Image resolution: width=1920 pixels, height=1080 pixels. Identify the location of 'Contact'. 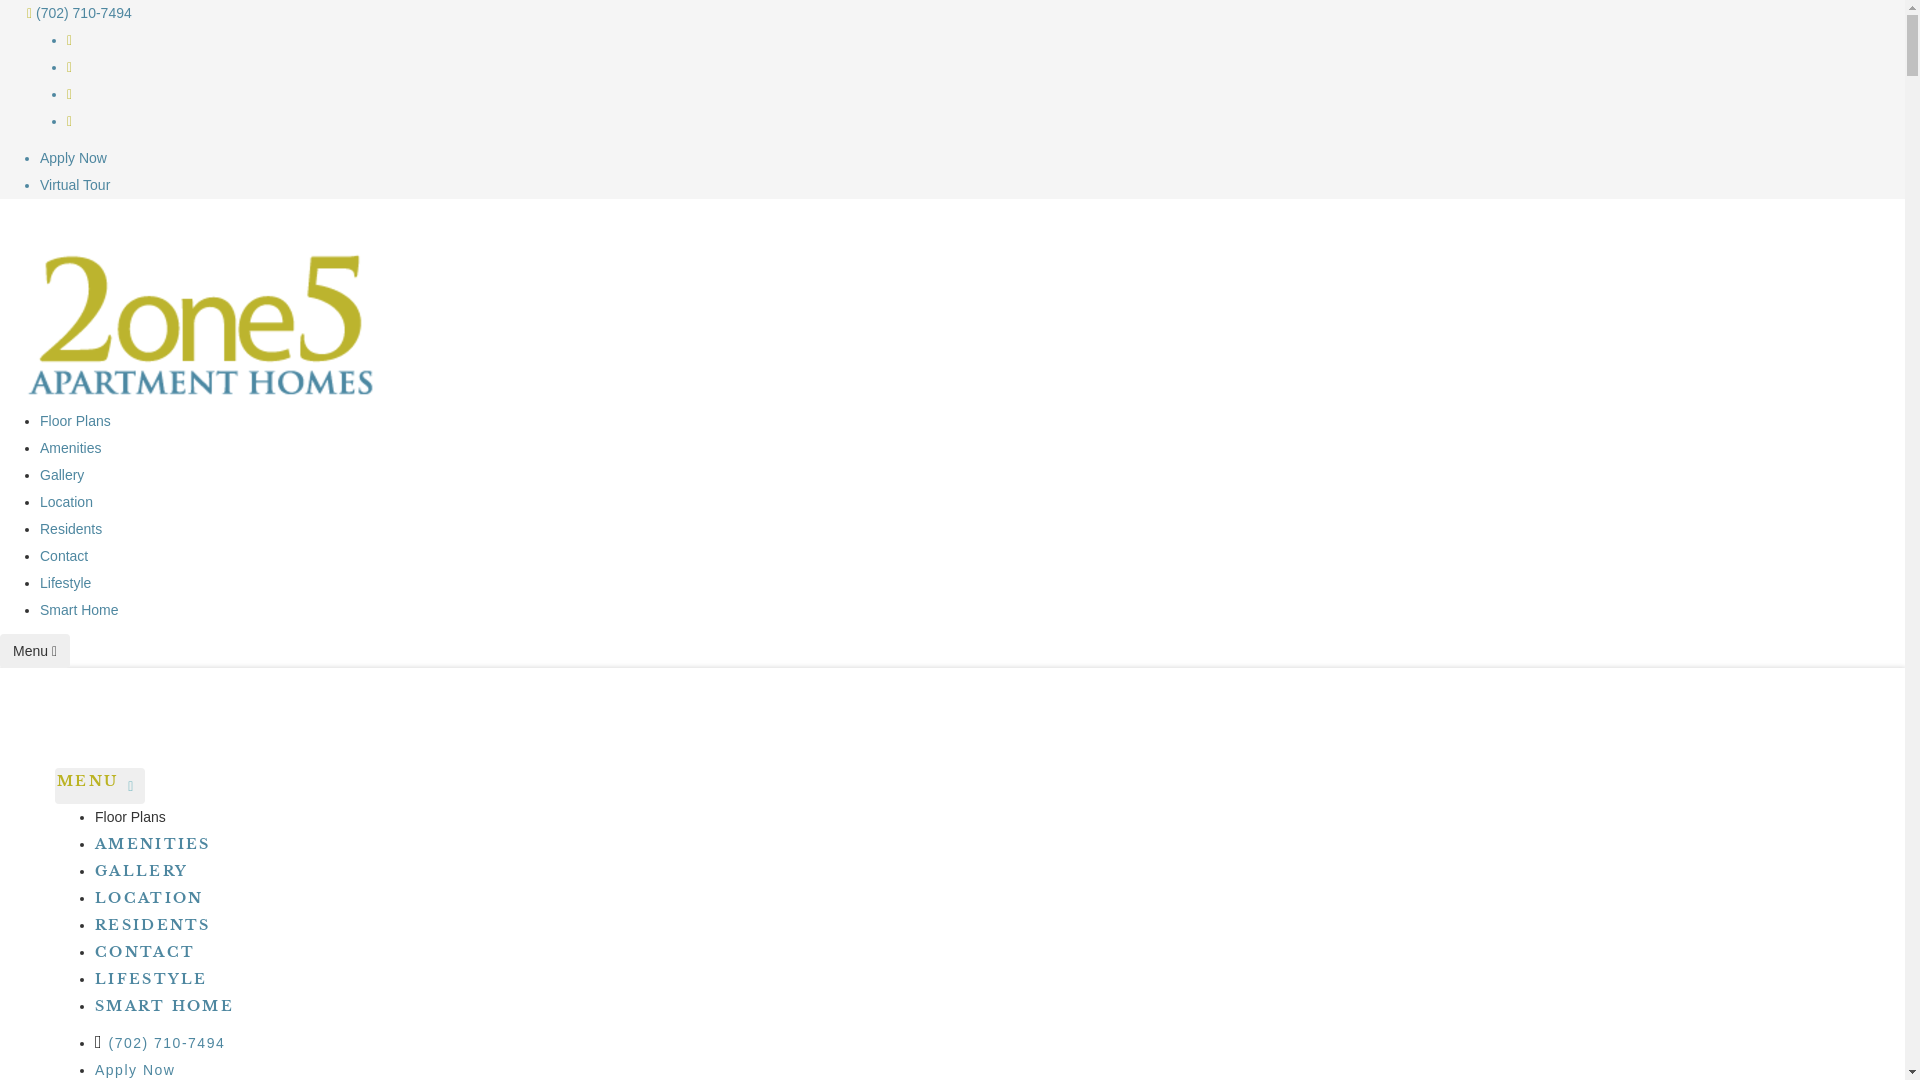
(63, 555).